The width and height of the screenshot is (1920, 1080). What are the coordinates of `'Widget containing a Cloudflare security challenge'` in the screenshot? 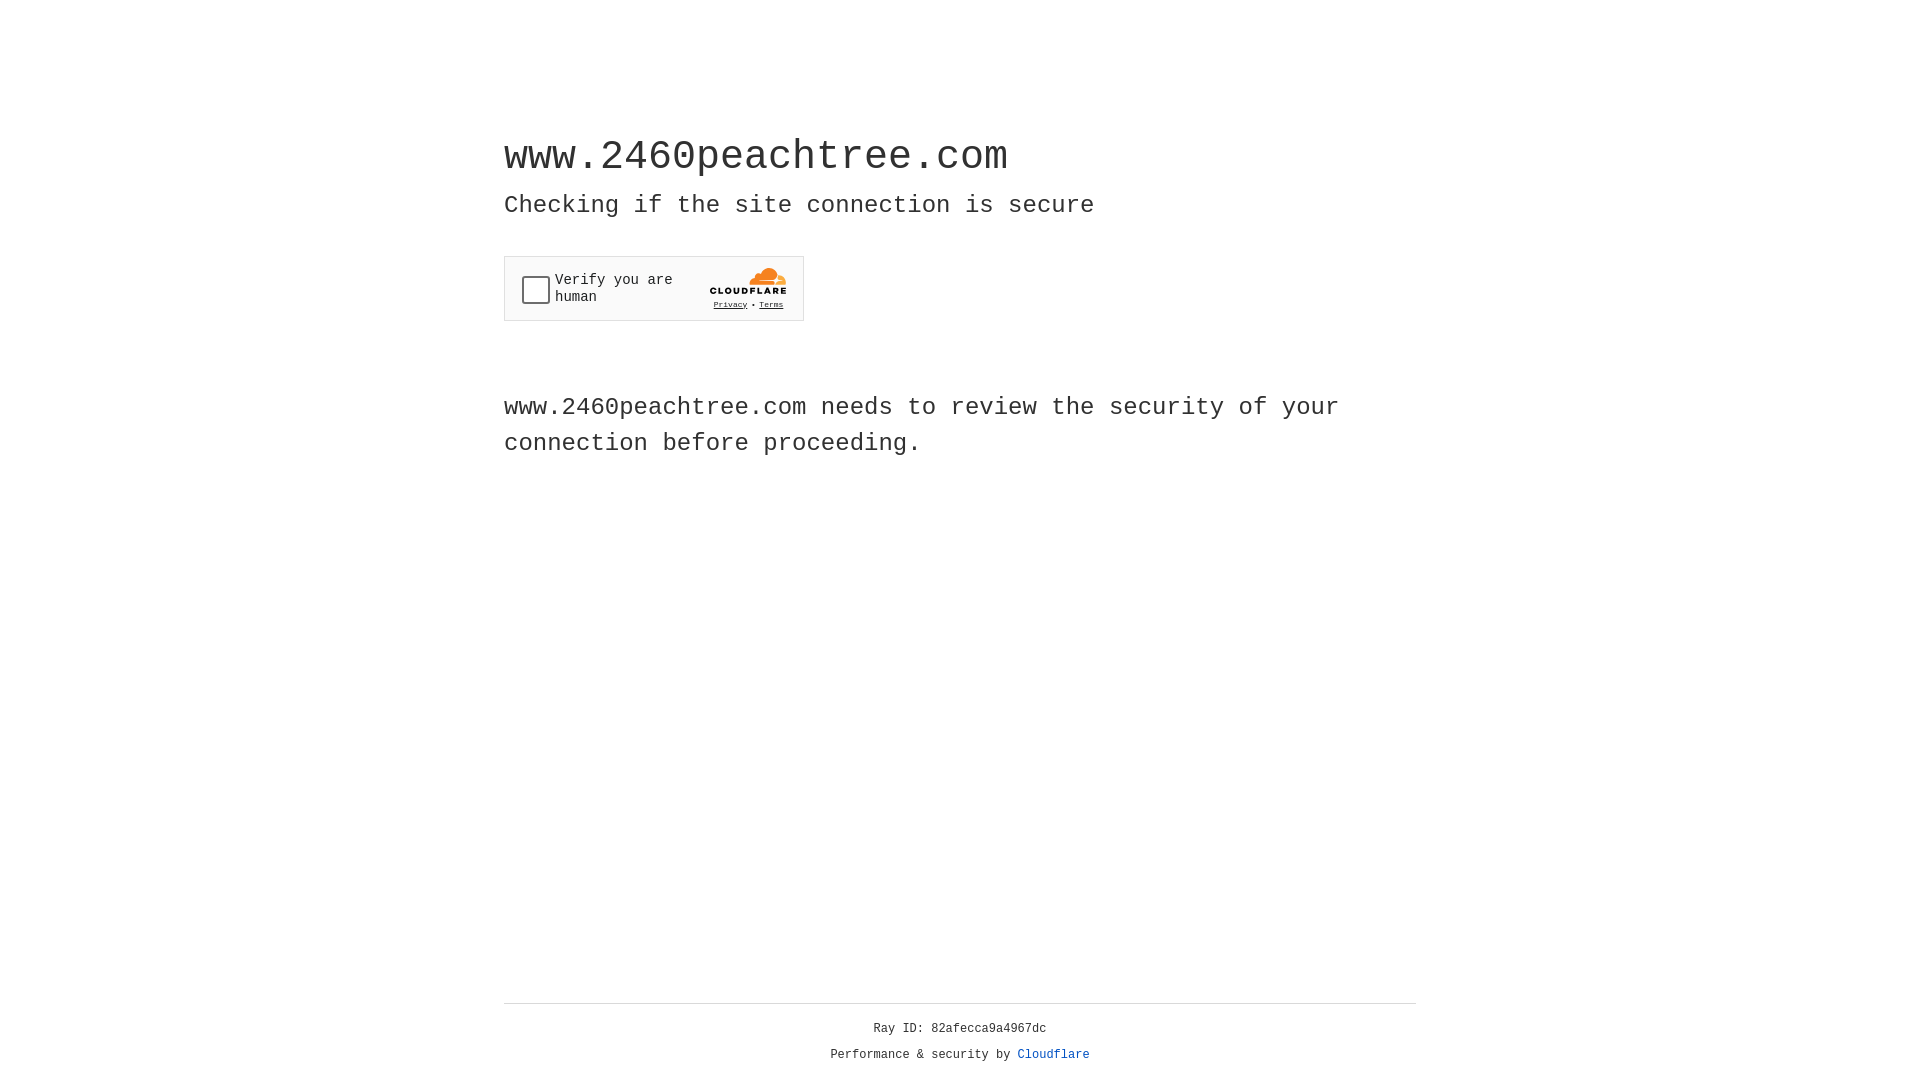 It's located at (653, 288).